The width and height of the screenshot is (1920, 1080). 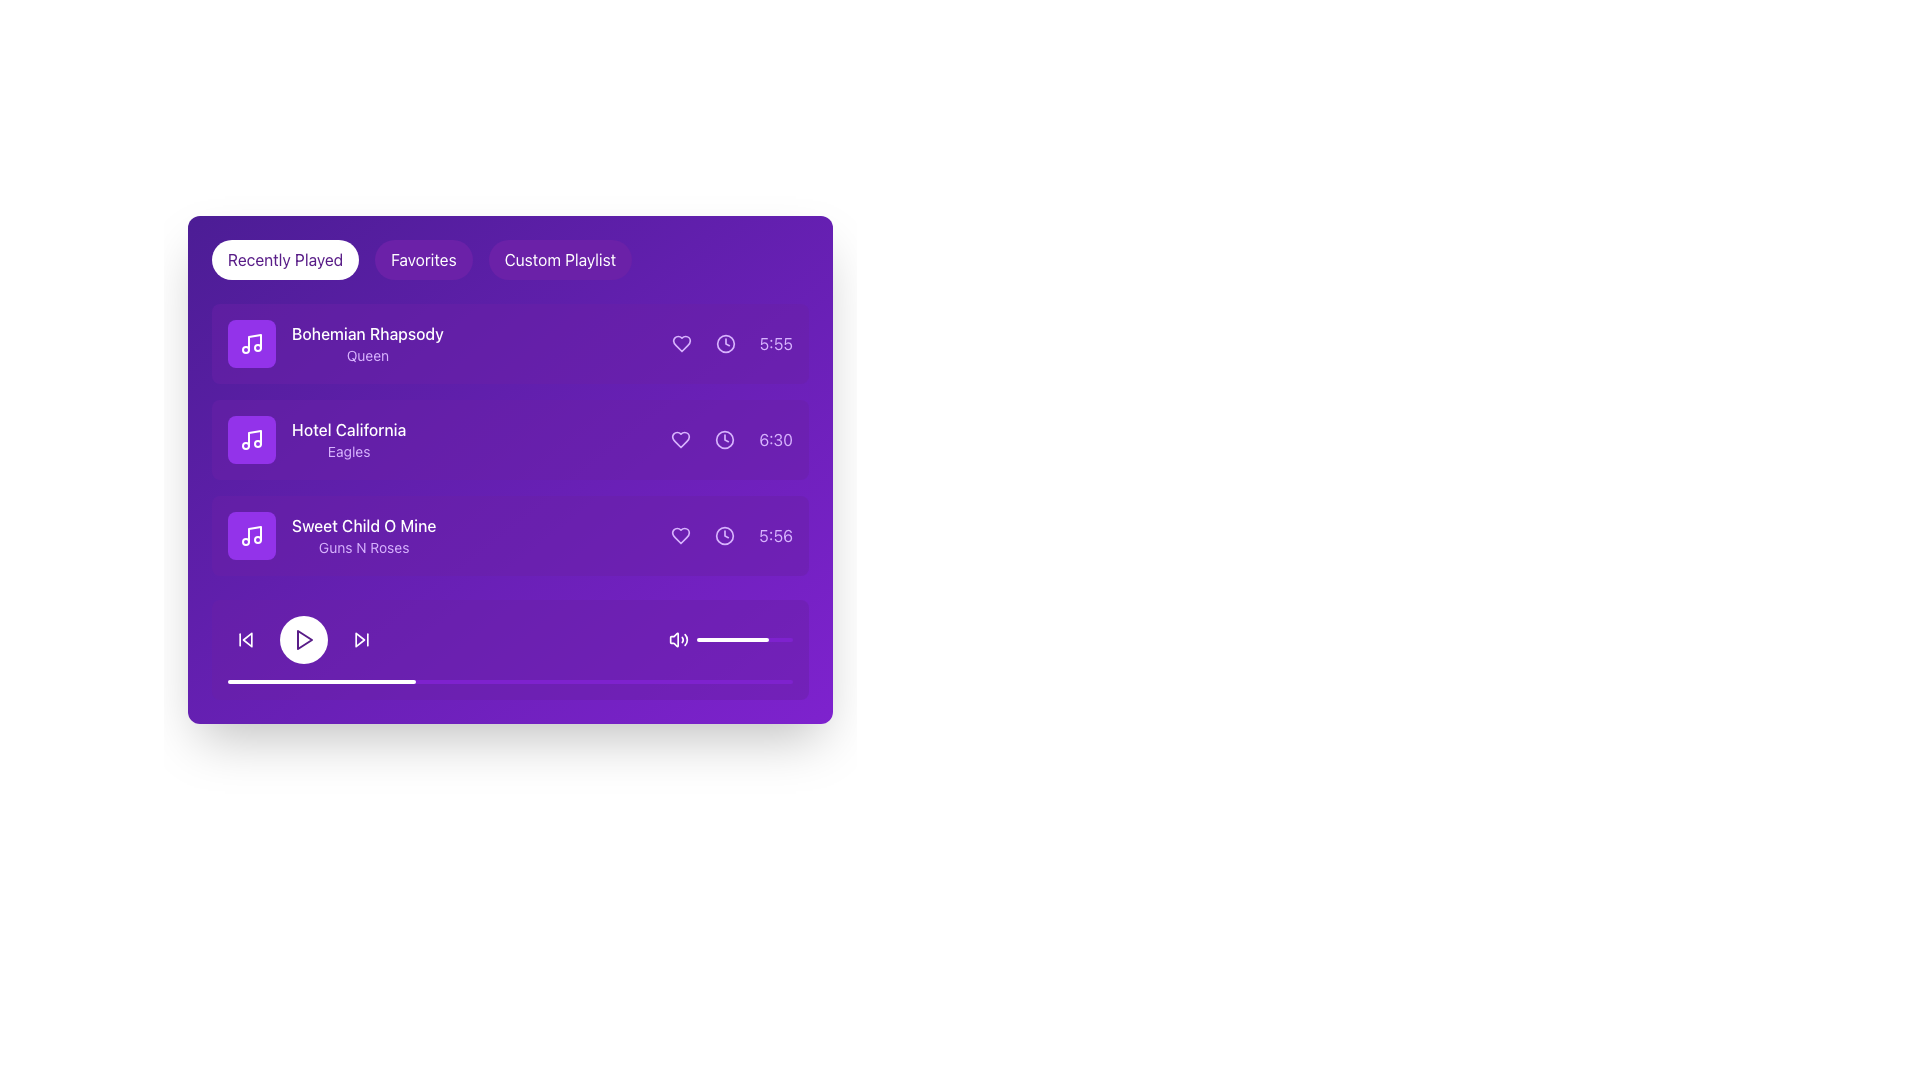 What do you see at coordinates (302, 640) in the screenshot?
I see `the Play button located at the bottom center of the media control panel to observe hover effects` at bounding box center [302, 640].